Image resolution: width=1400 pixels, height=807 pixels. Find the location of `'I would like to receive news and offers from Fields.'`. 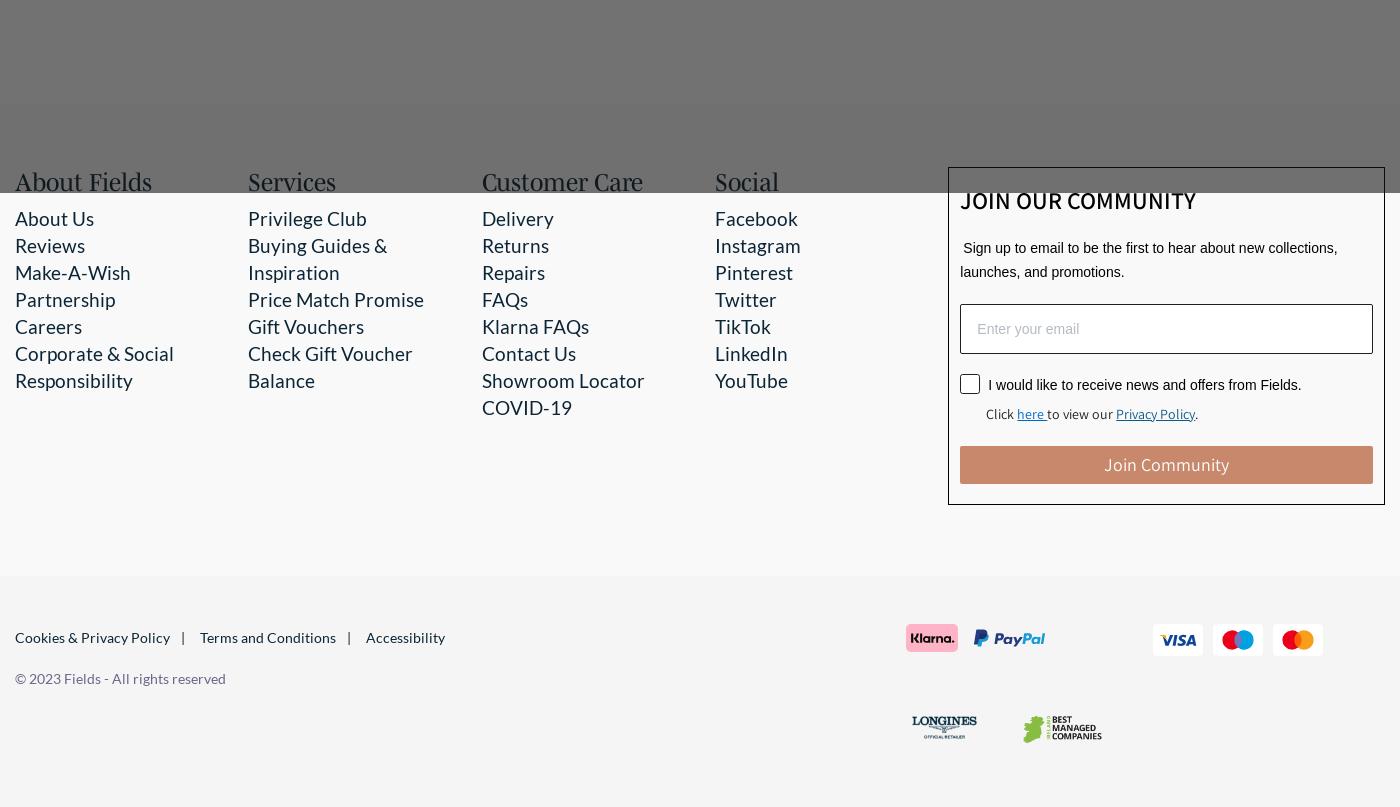

'I would like to receive news and offers from Fields.' is located at coordinates (1144, 383).